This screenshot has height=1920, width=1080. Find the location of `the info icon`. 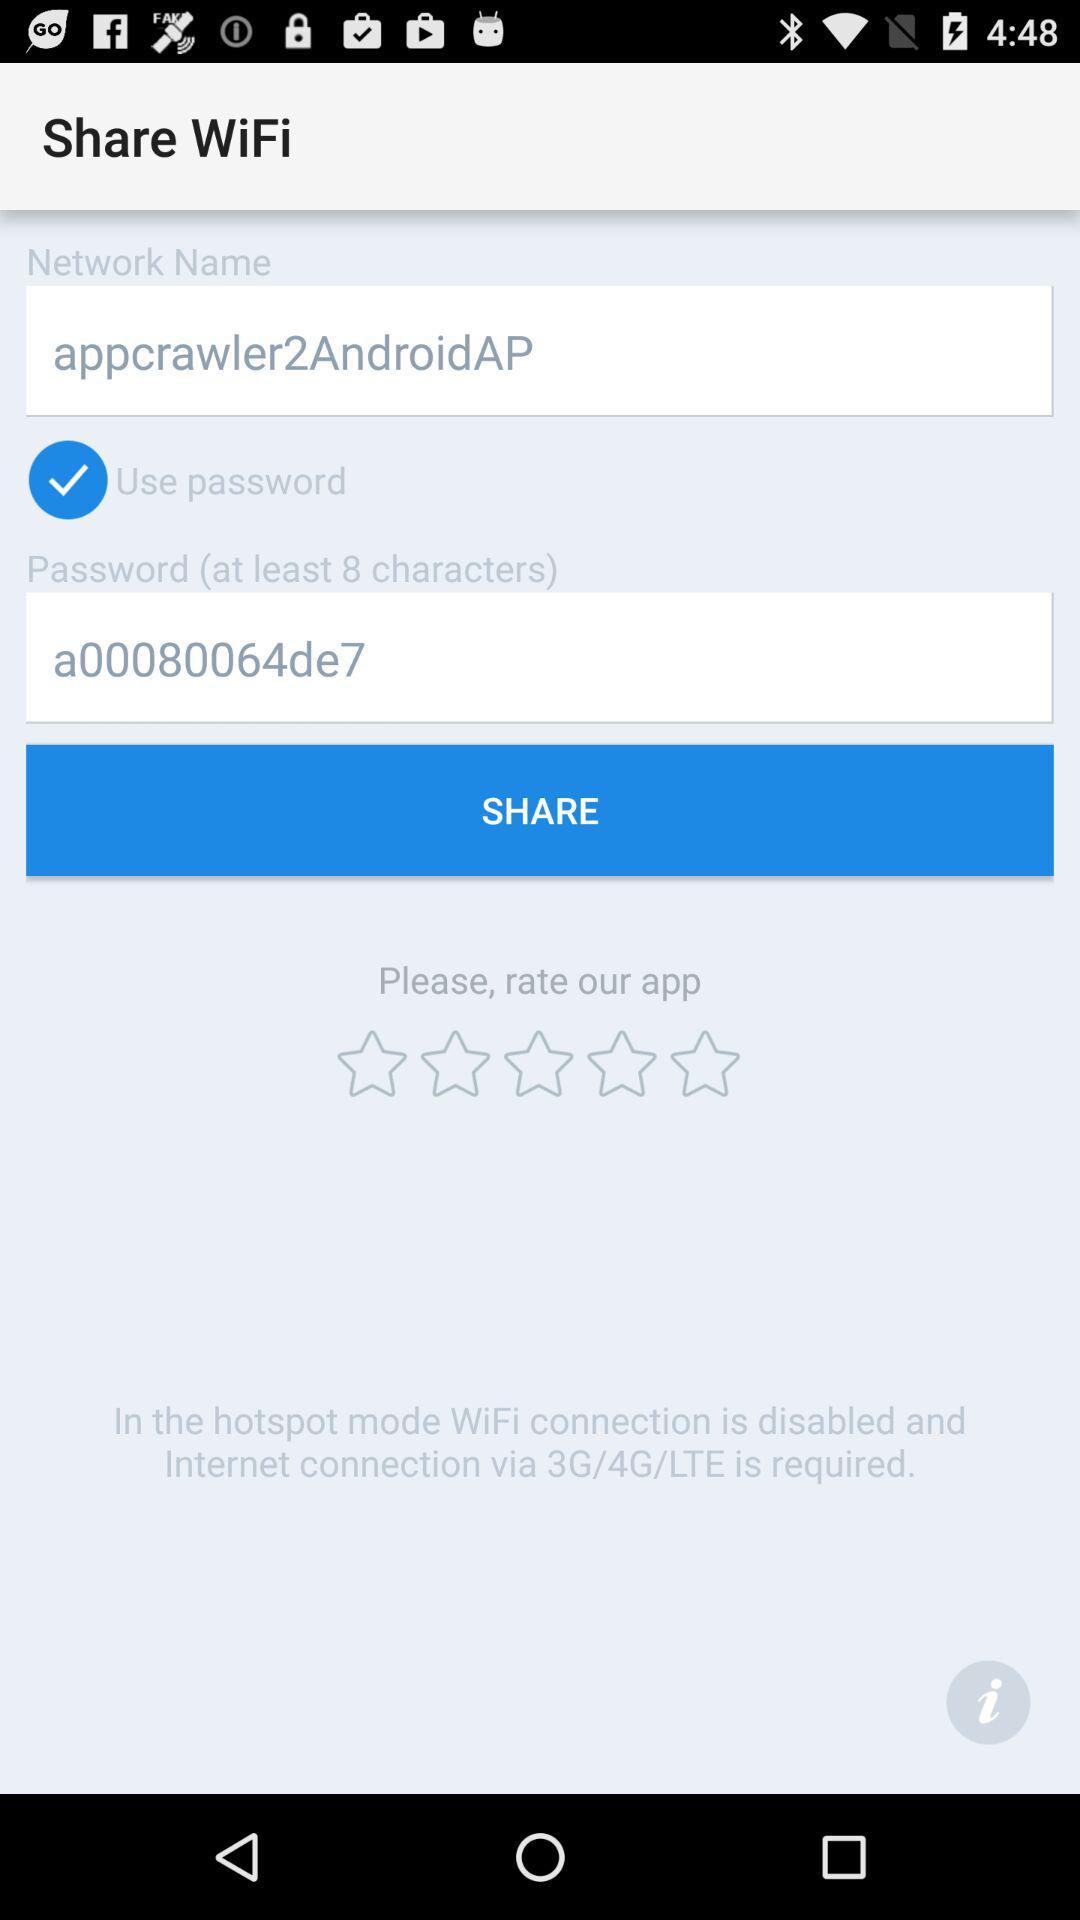

the info icon is located at coordinates (987, 1821).